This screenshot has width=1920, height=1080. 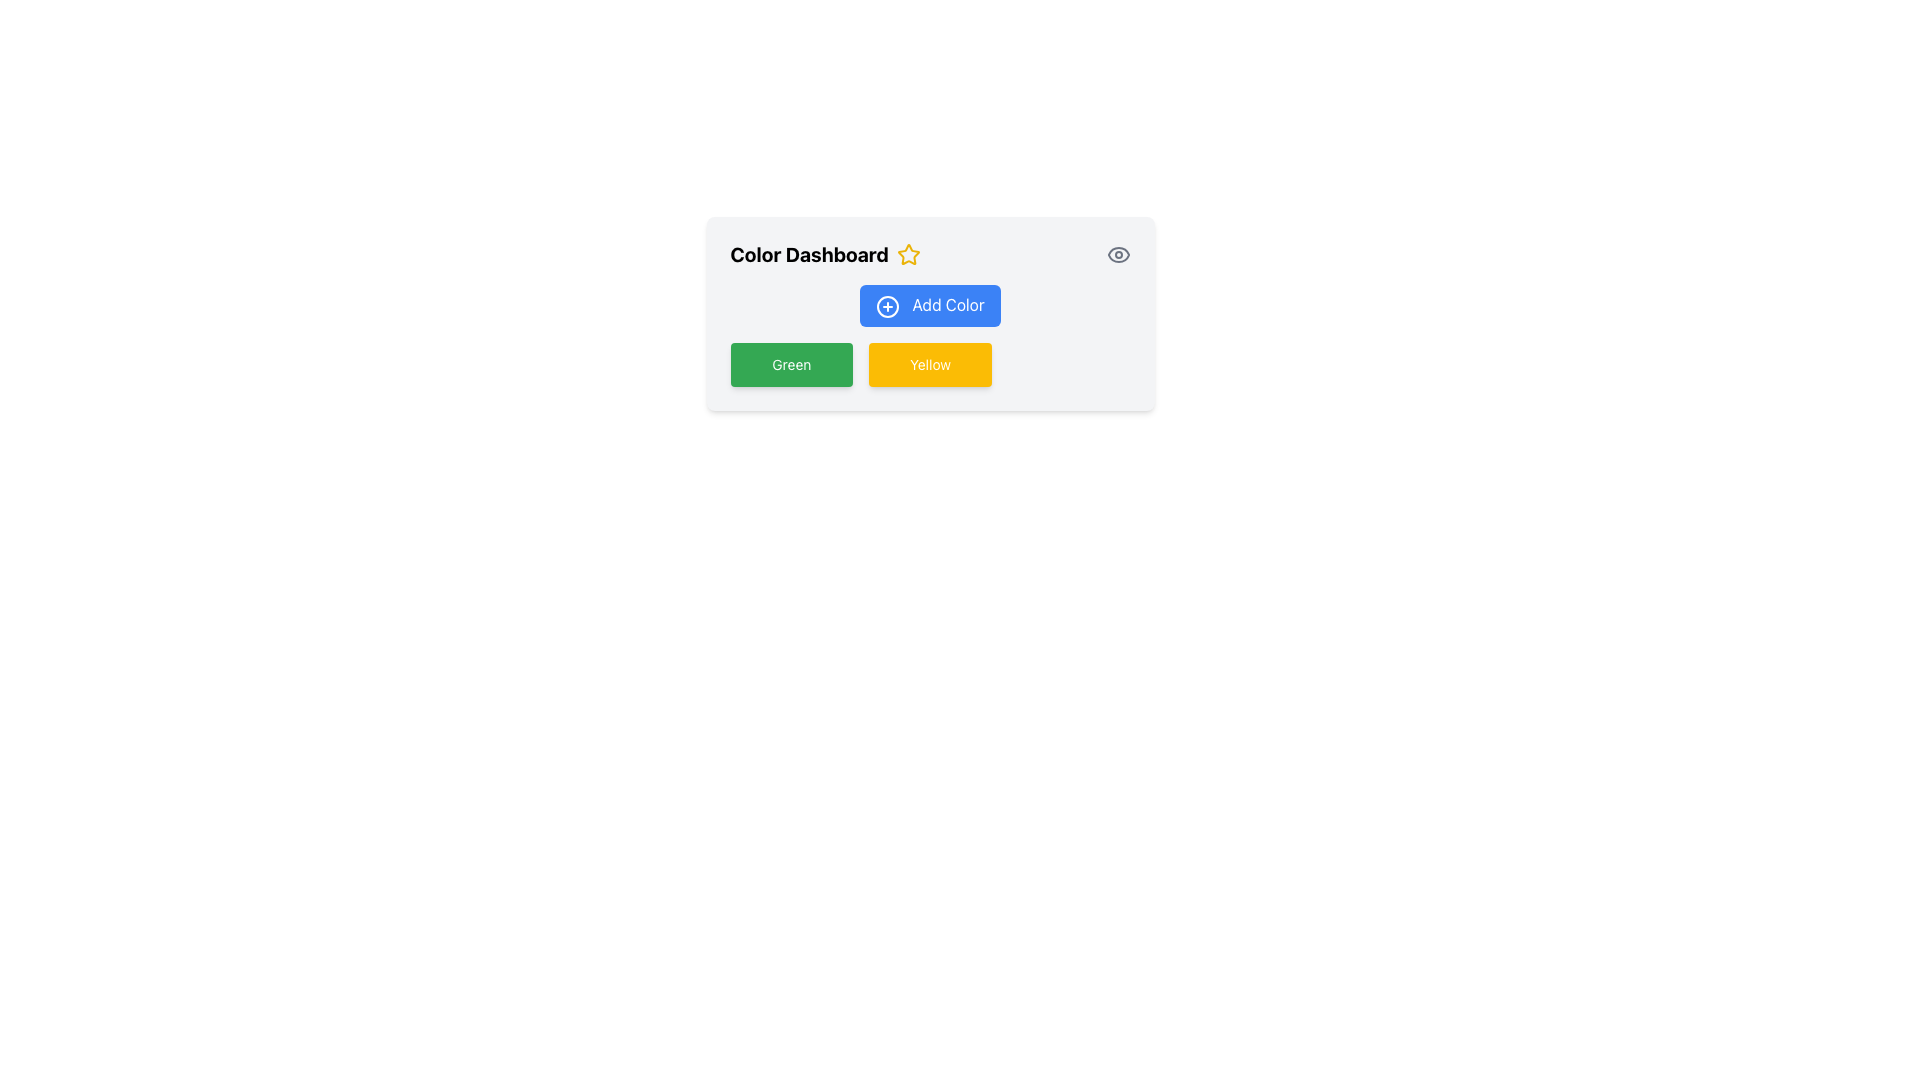 What do you see at coordinates (929, 305) in the screenshot?
I see `the first button located within the Color Dashboard section` at bounding box center [929, 305].